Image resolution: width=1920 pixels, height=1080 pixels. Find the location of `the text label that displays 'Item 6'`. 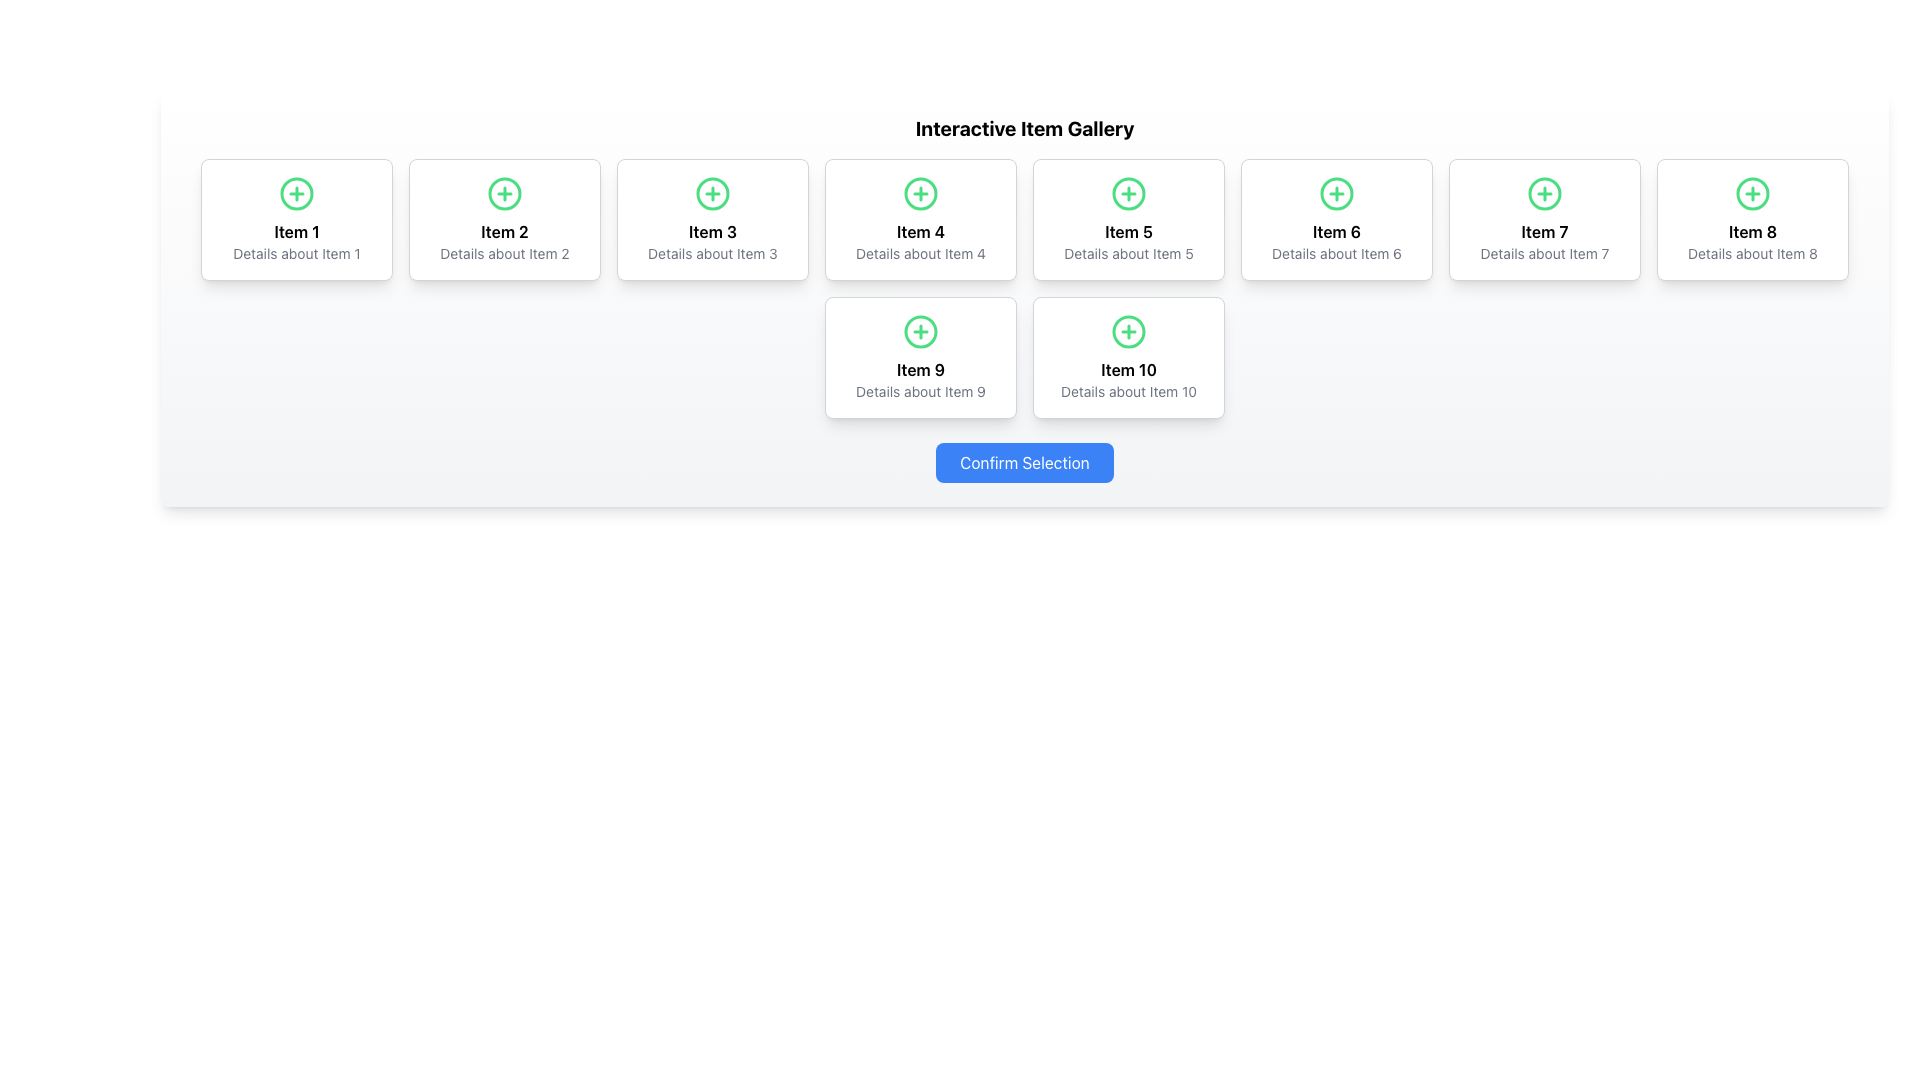

the text label that displays 'Item 6' is located at coordinates (1337, 230).